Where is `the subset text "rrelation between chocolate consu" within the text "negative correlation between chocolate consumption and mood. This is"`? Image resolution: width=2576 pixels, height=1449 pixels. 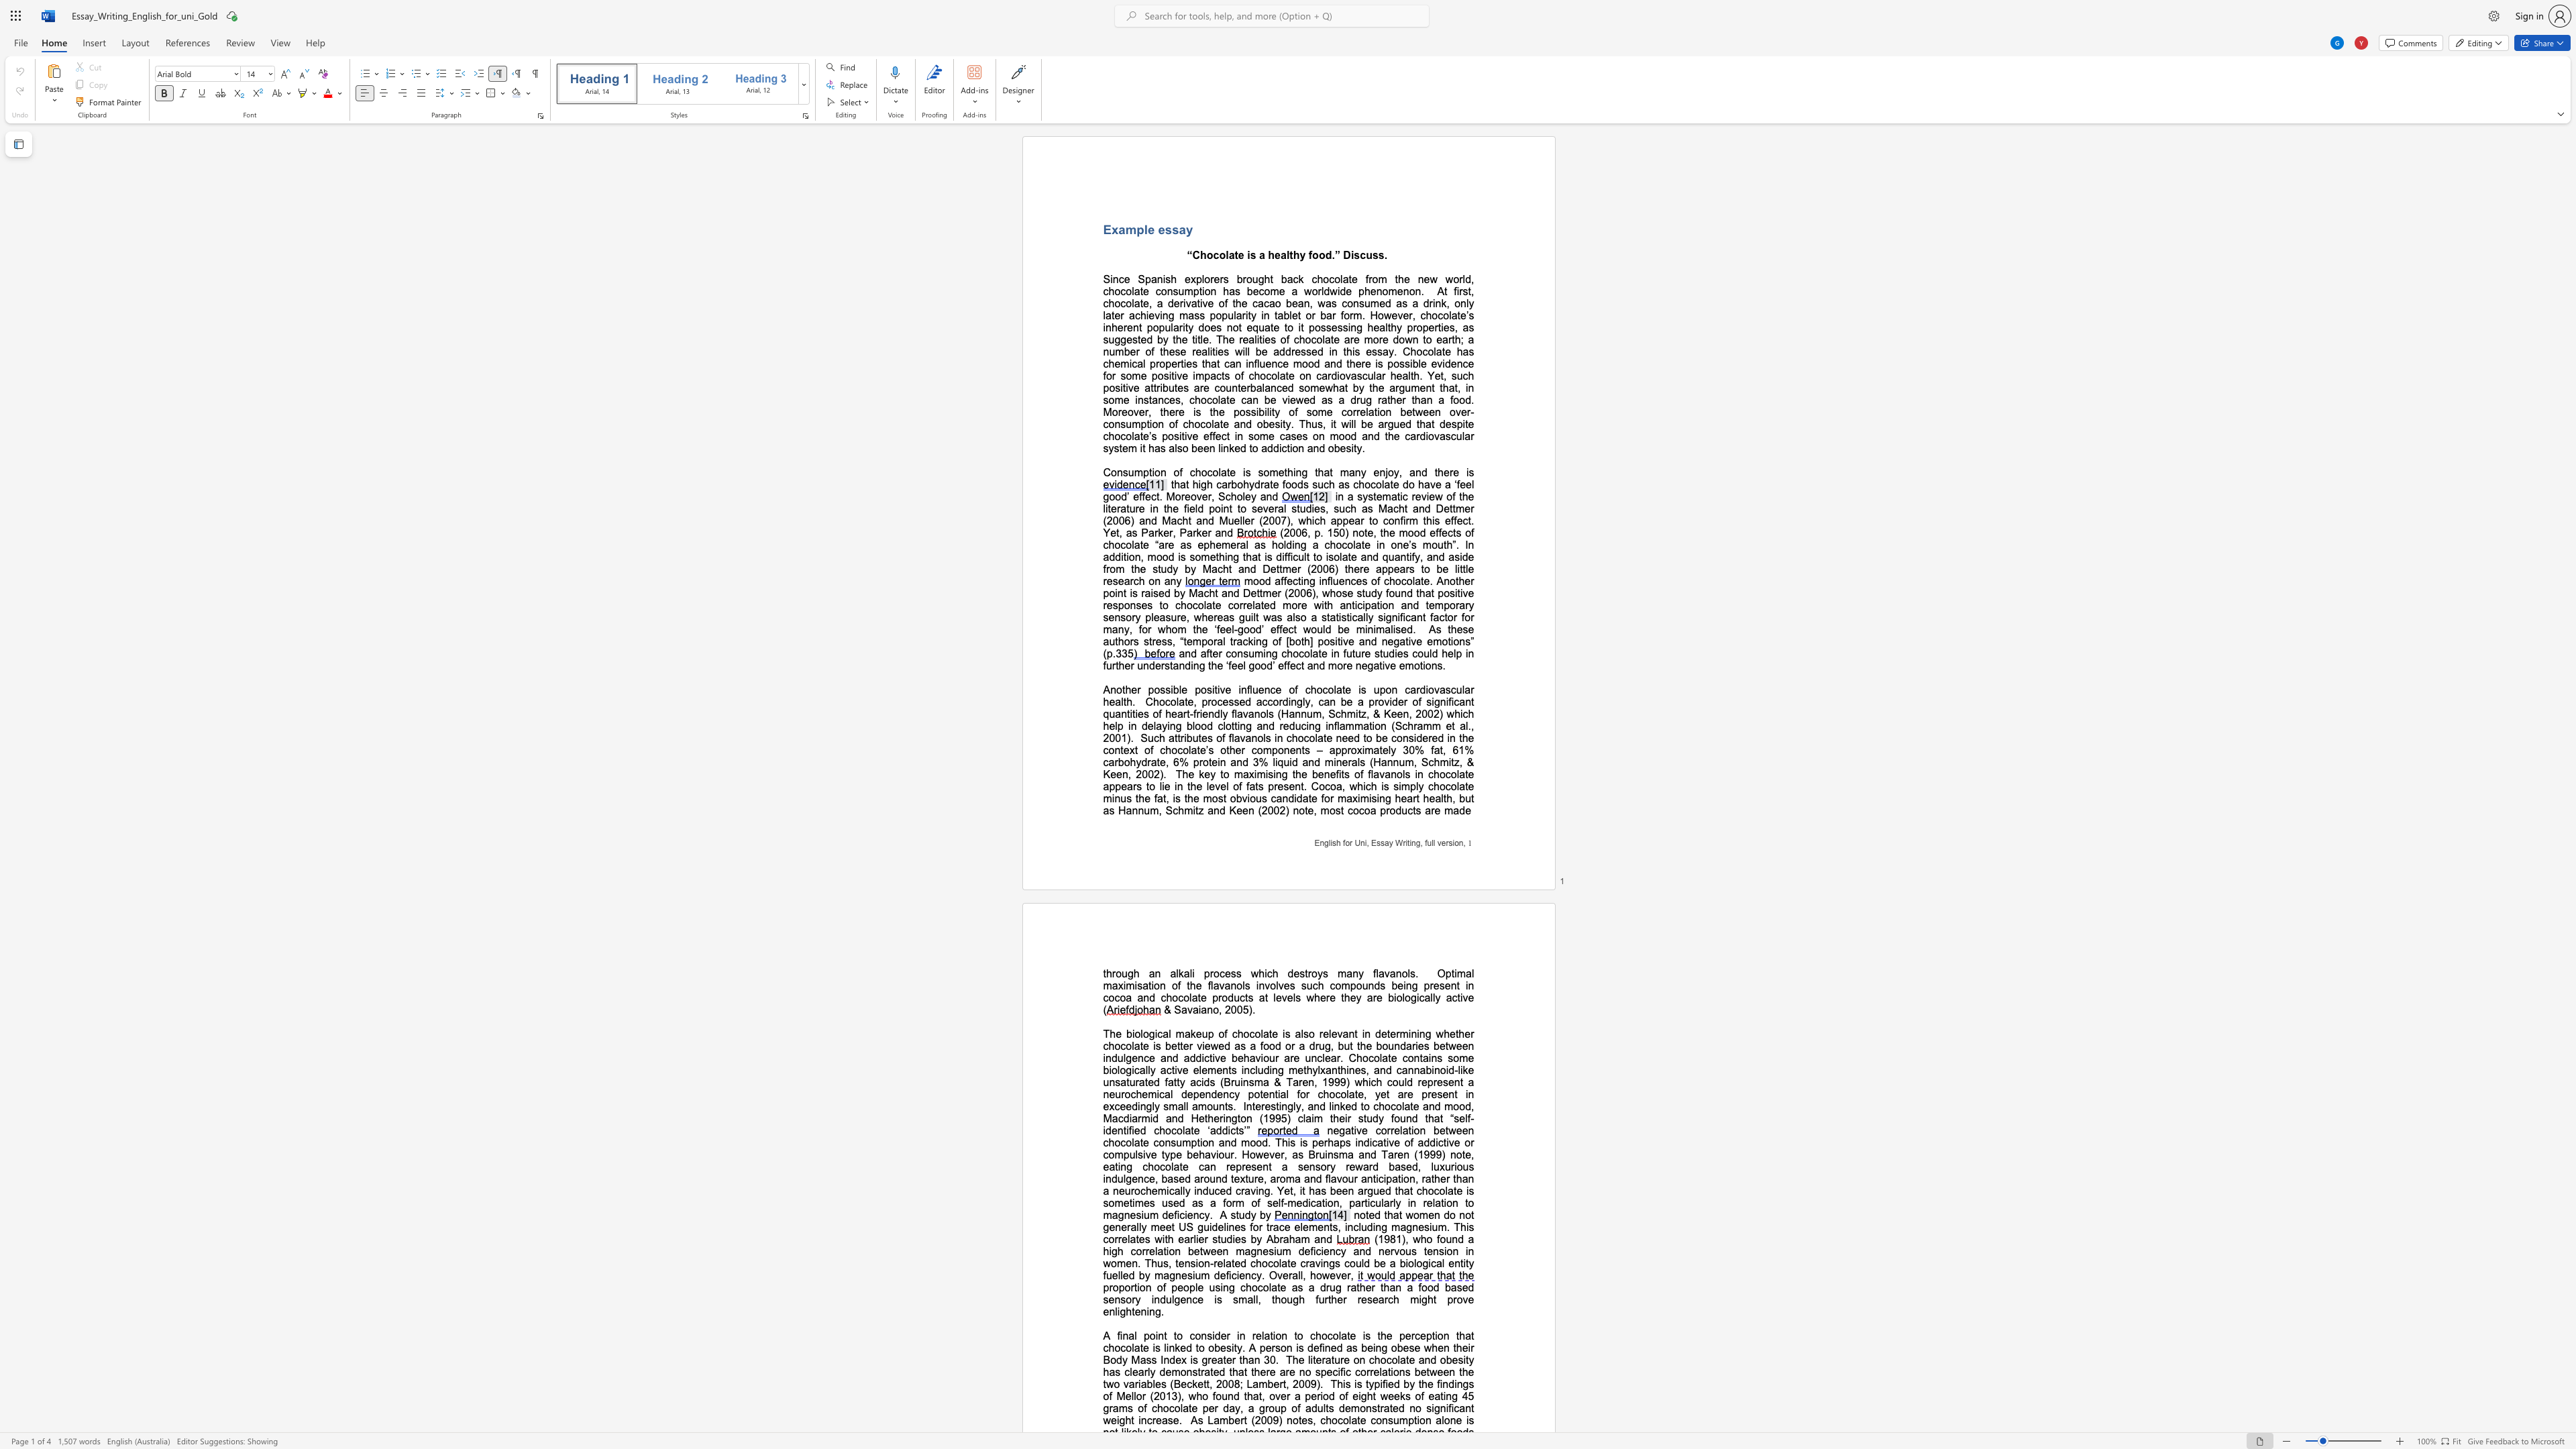
the subset text "rrelation between chocolate consu" within the text "negative correlation between chocolate consumption and mood. This is" is located at coordinates (1385, 1130).